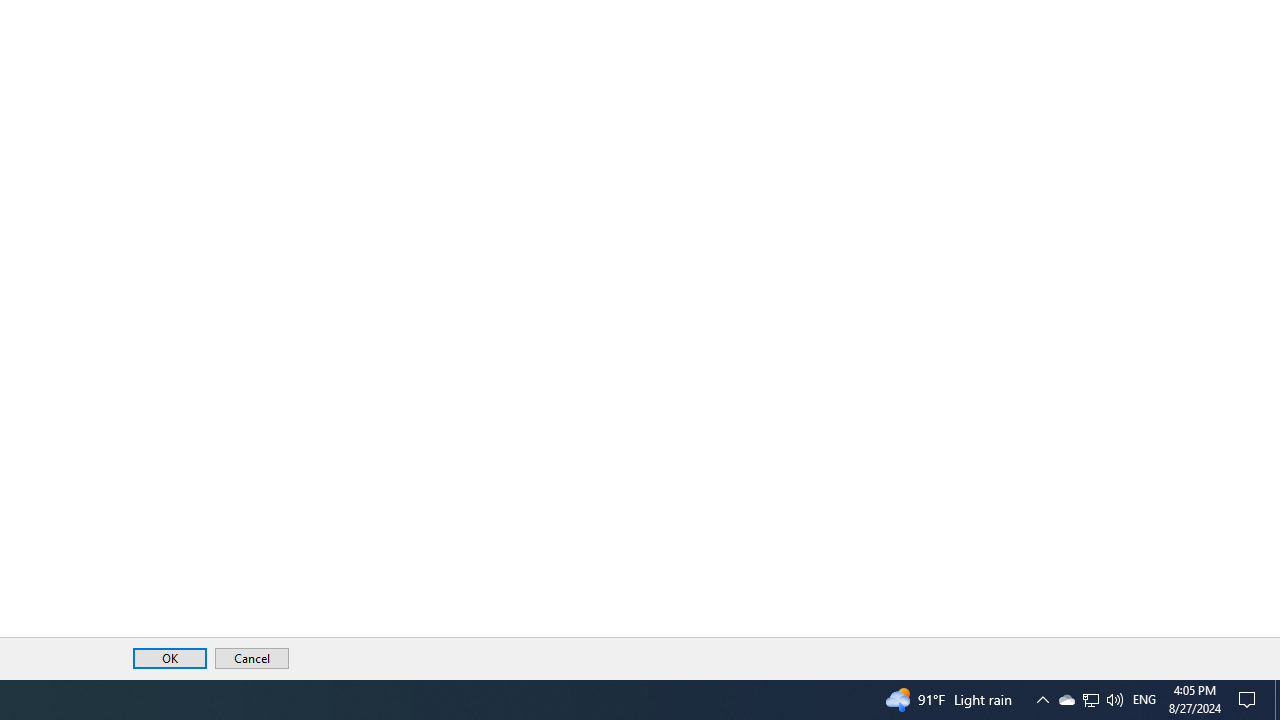 The height and width of the screenshot is (720, 1280). What do you see at coordinates (169, 658) in the screenshot?
I see `'OK'` at bounding box center [169, 658].